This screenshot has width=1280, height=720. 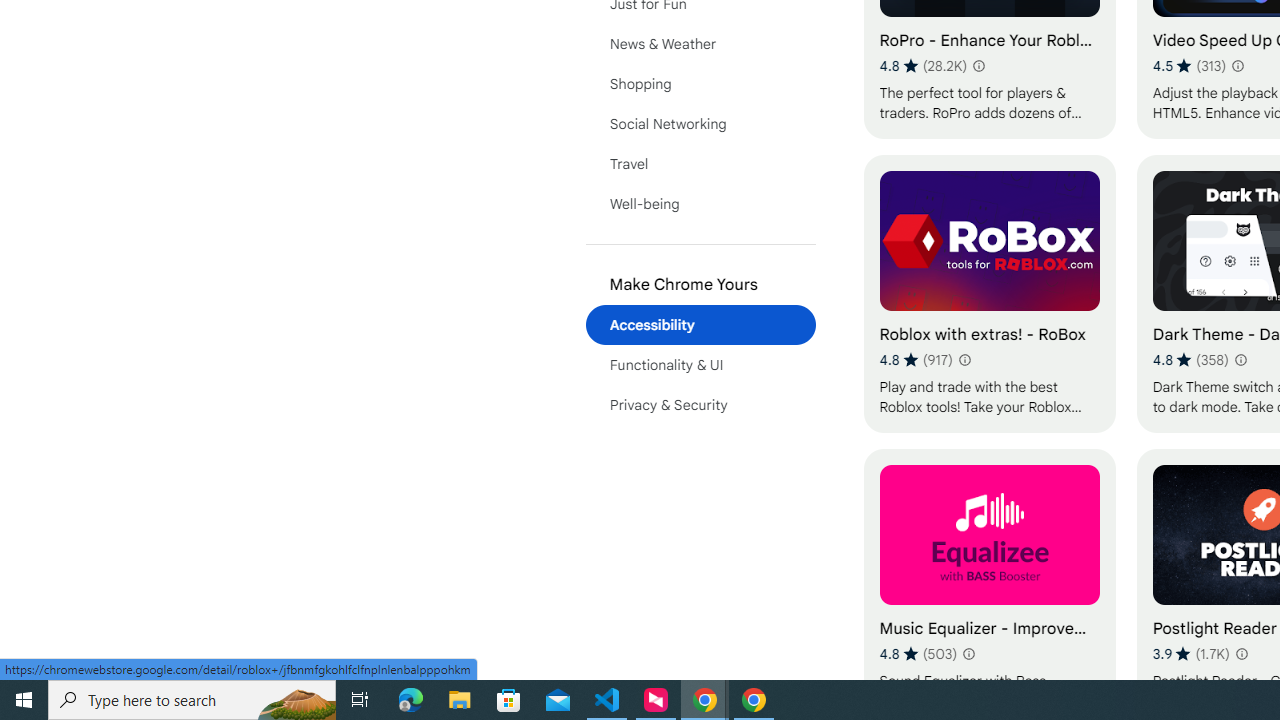 I want to click on 'Roblox with extras! - RoBox', so click(x=989, y=293).